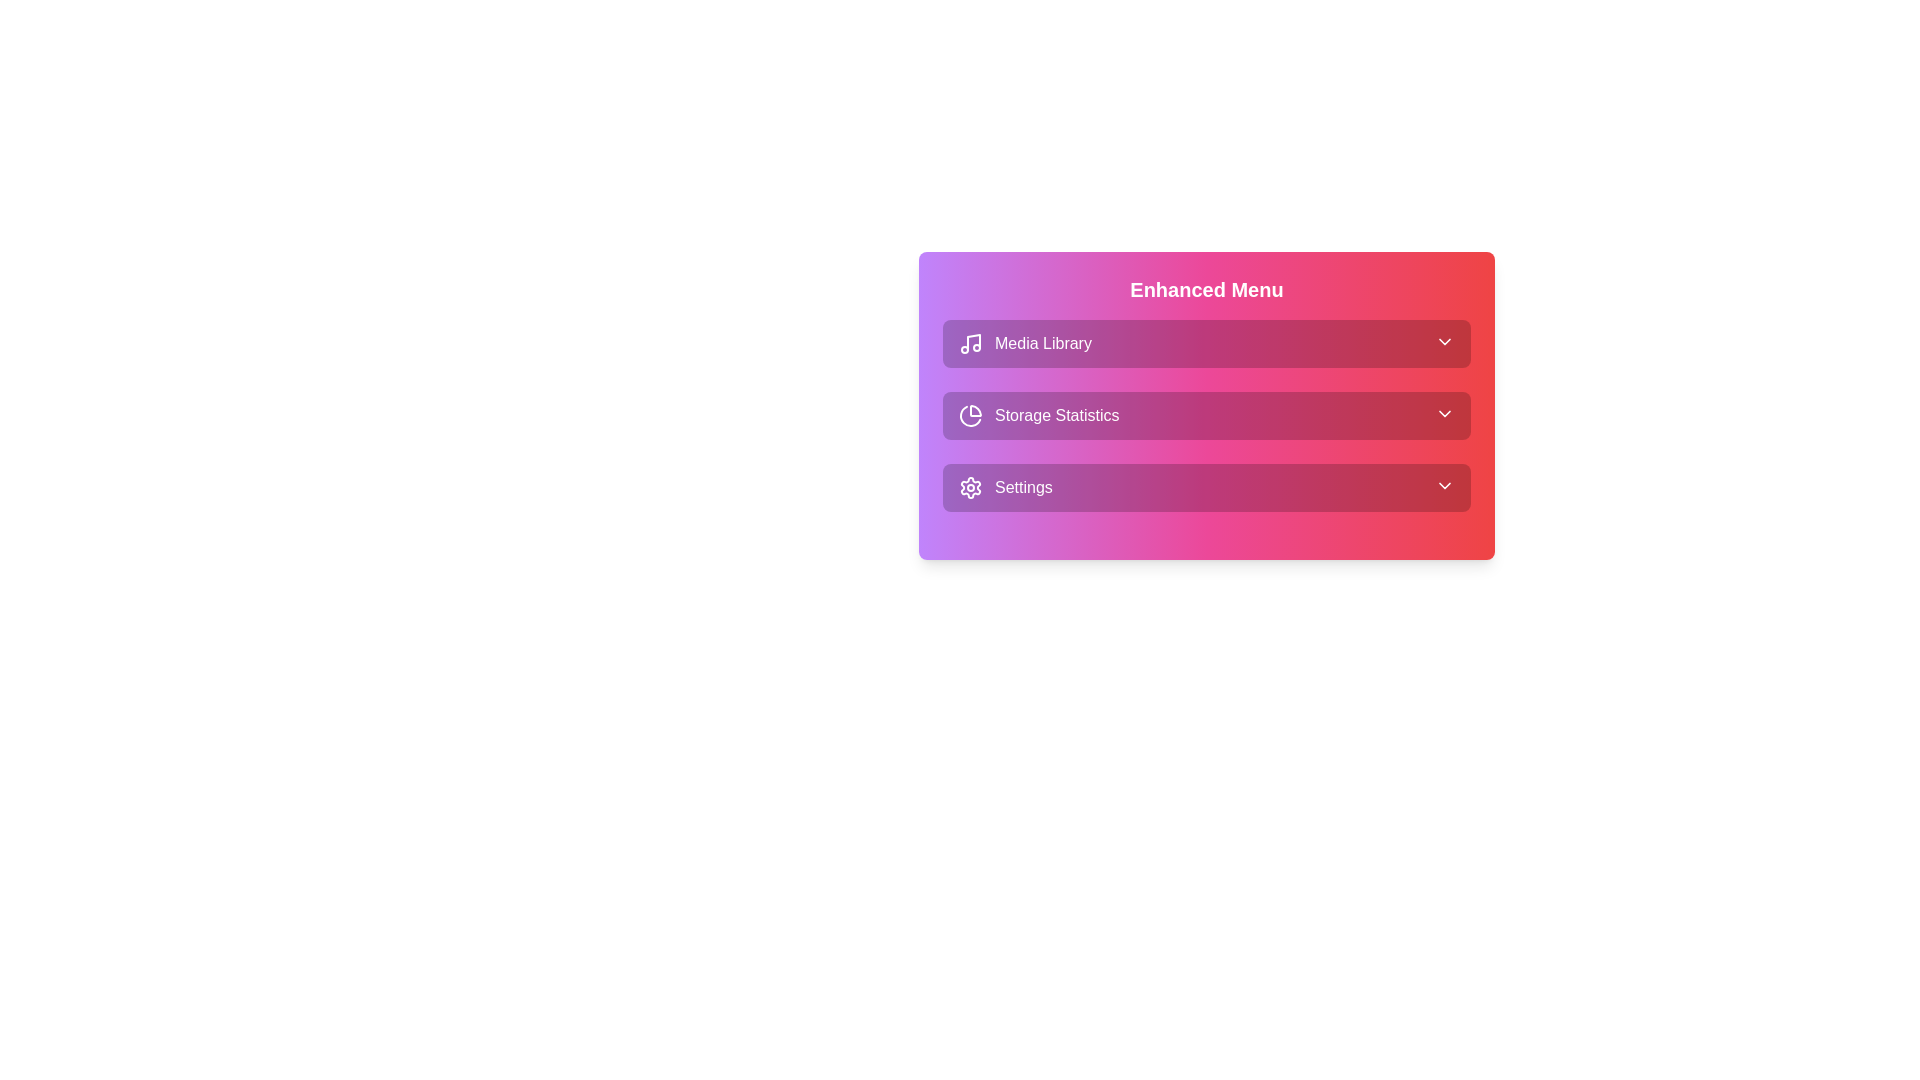 The image size is (1920, 1080). I want to click on the second interactive button in the 'Enhanced Menu' section, located below 'Media Library' and above 'Settings', so click(1205, 415).